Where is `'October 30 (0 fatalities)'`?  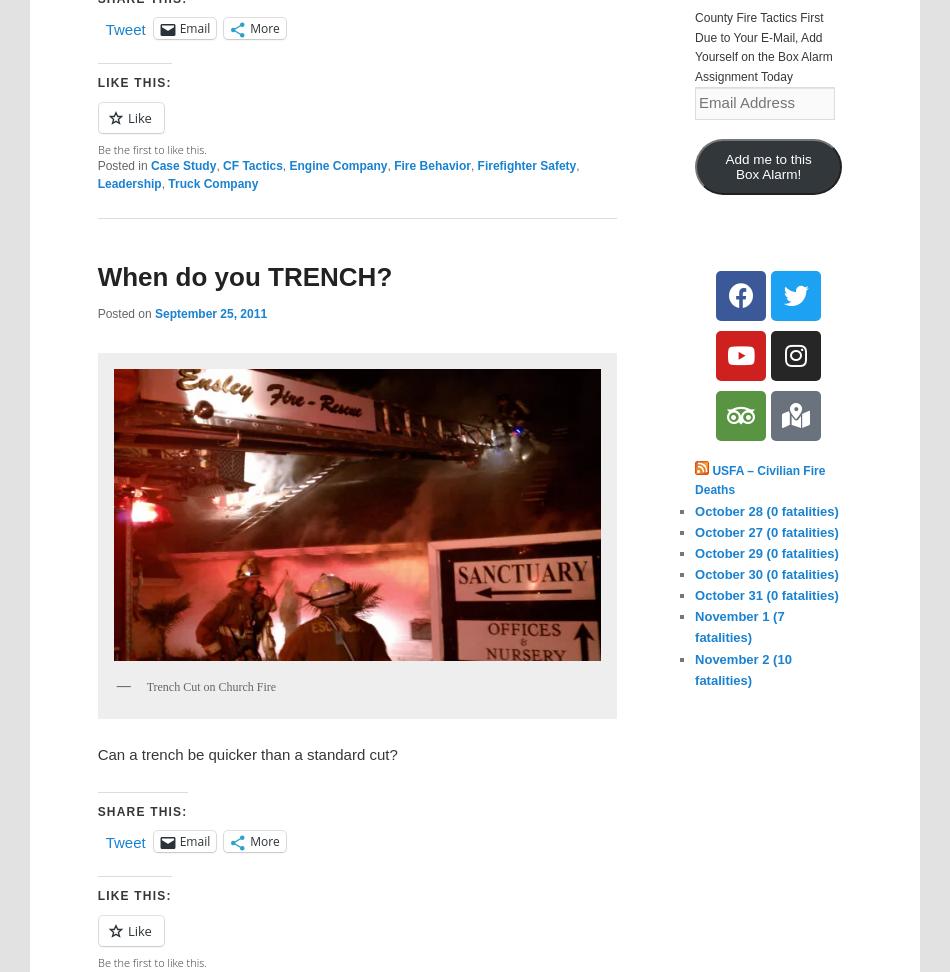
'October 30 (0 fatalities)' is located at coordinates (765, 573).